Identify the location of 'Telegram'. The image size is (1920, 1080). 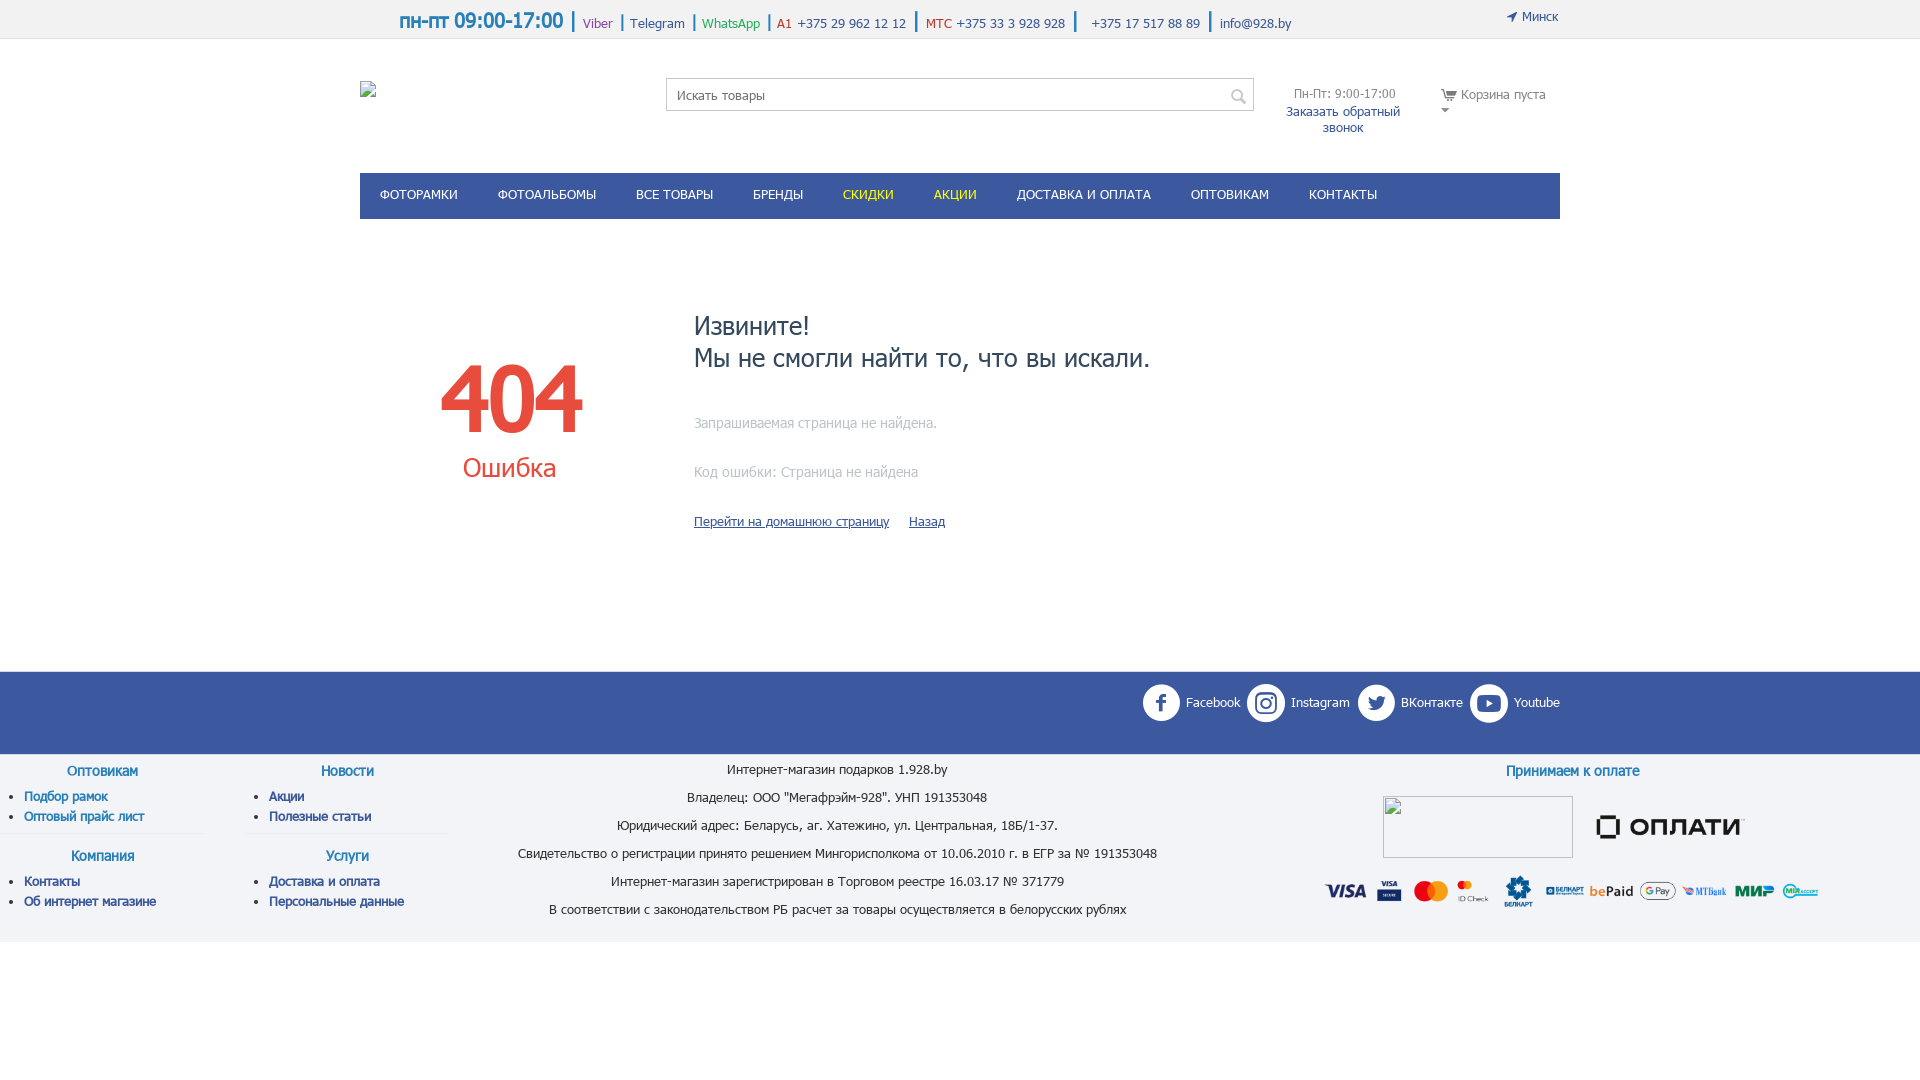
(628, 23).